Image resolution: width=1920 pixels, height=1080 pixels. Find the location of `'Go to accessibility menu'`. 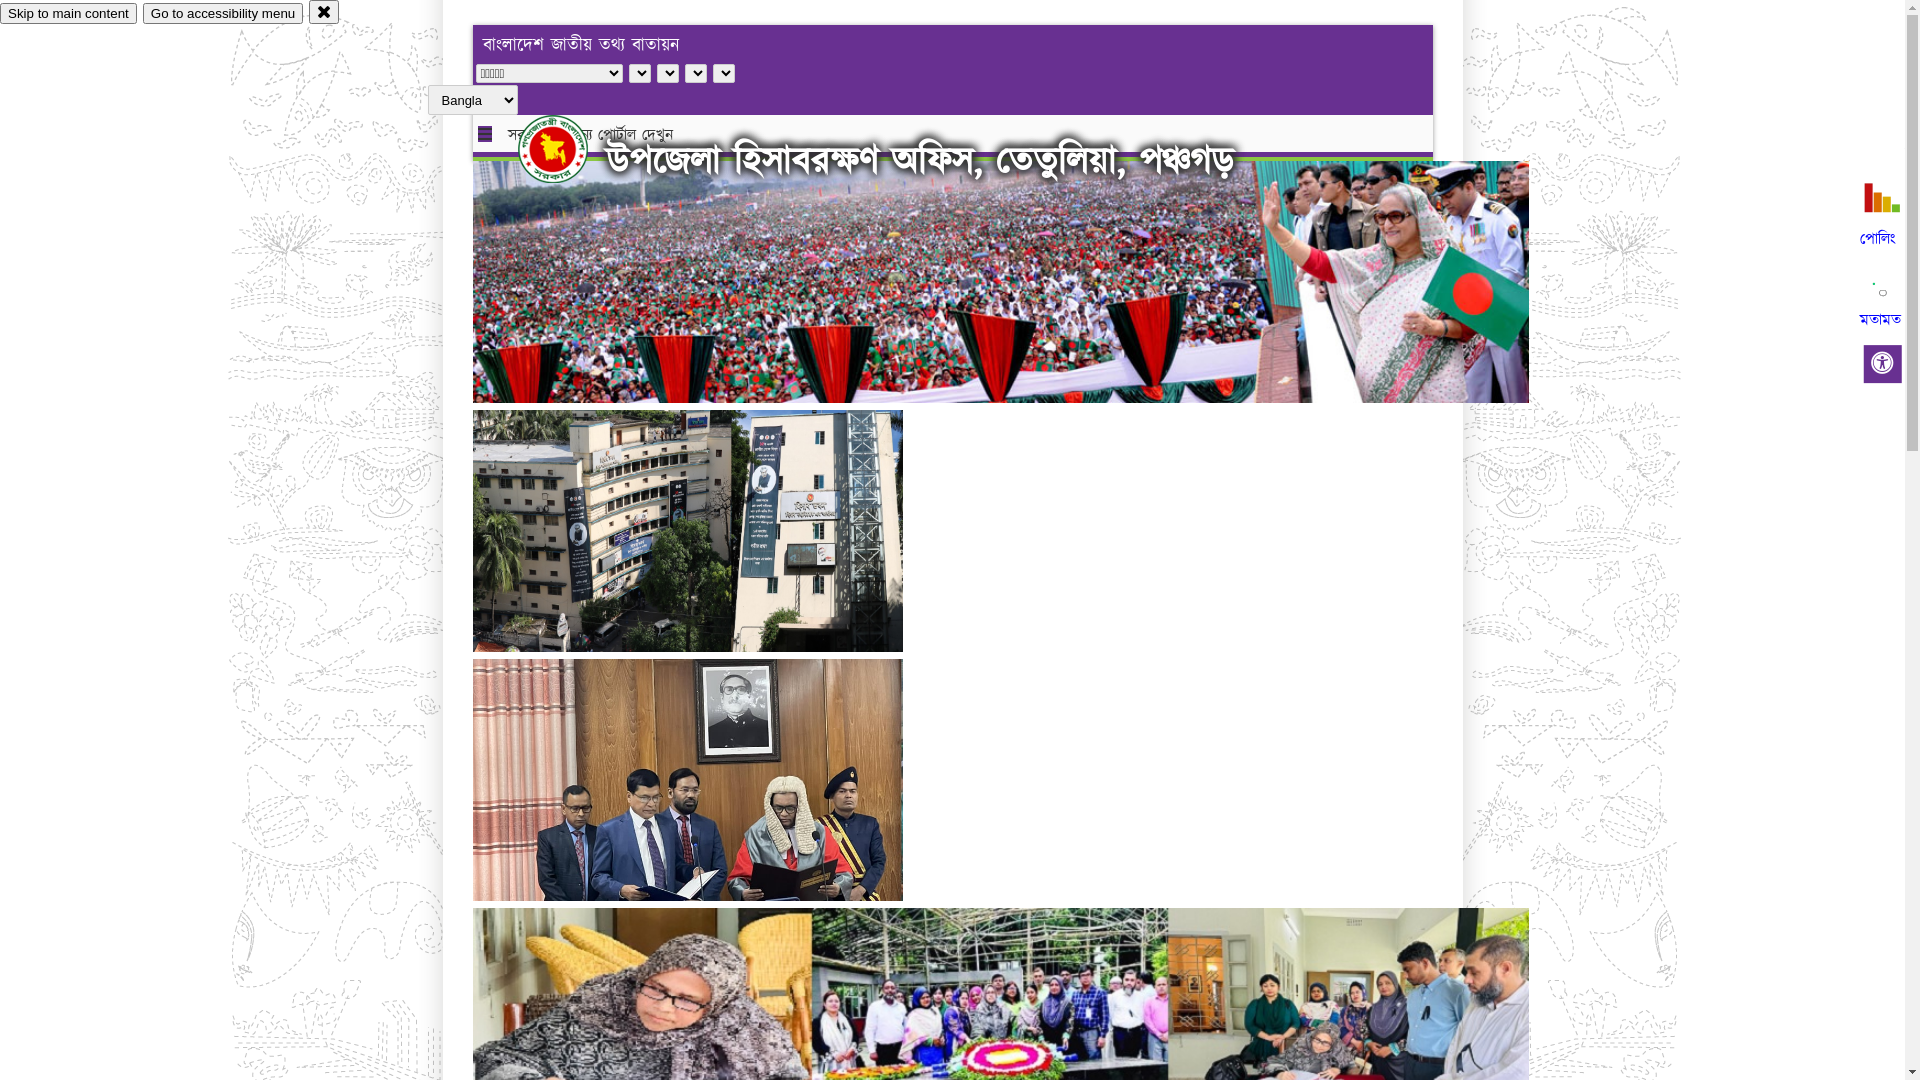

'Go to accessibility menu' is located at coordinates (142, 13).